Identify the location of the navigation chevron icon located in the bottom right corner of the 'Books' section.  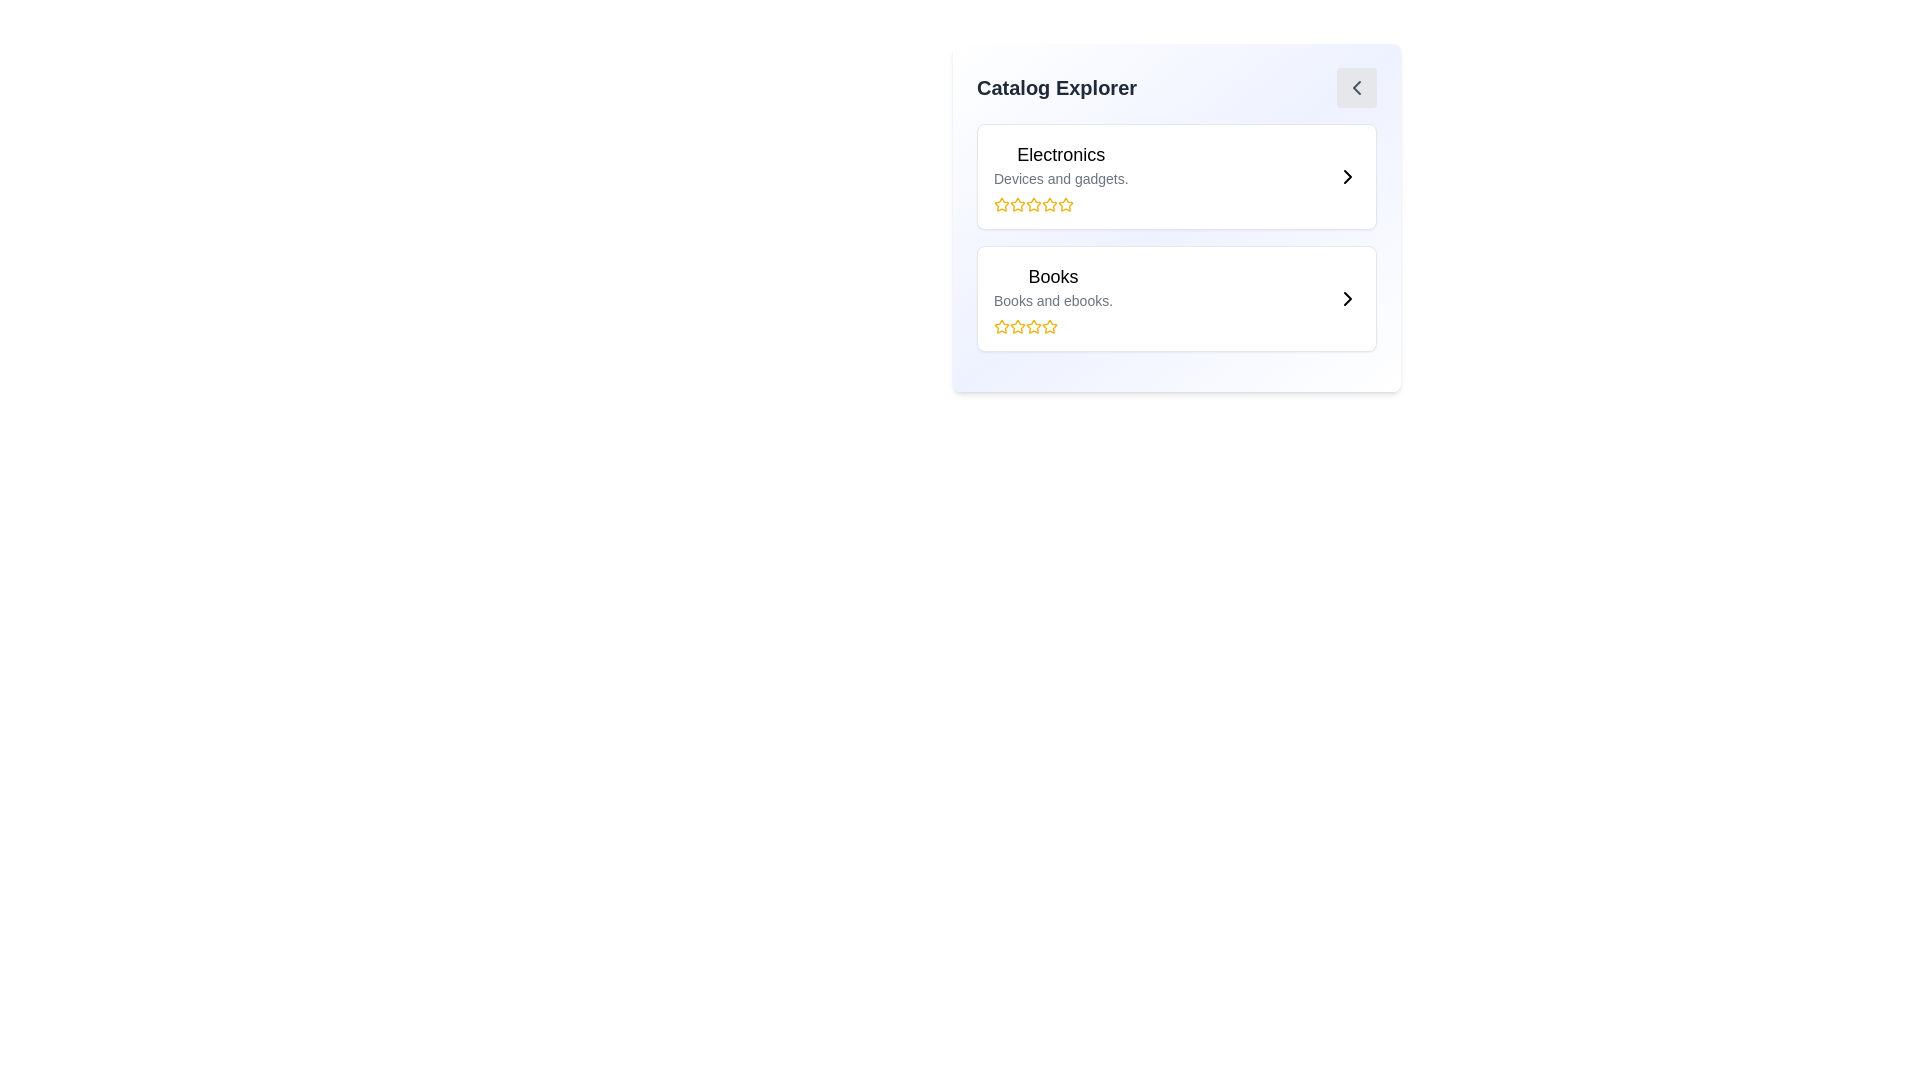
(1348, 299).